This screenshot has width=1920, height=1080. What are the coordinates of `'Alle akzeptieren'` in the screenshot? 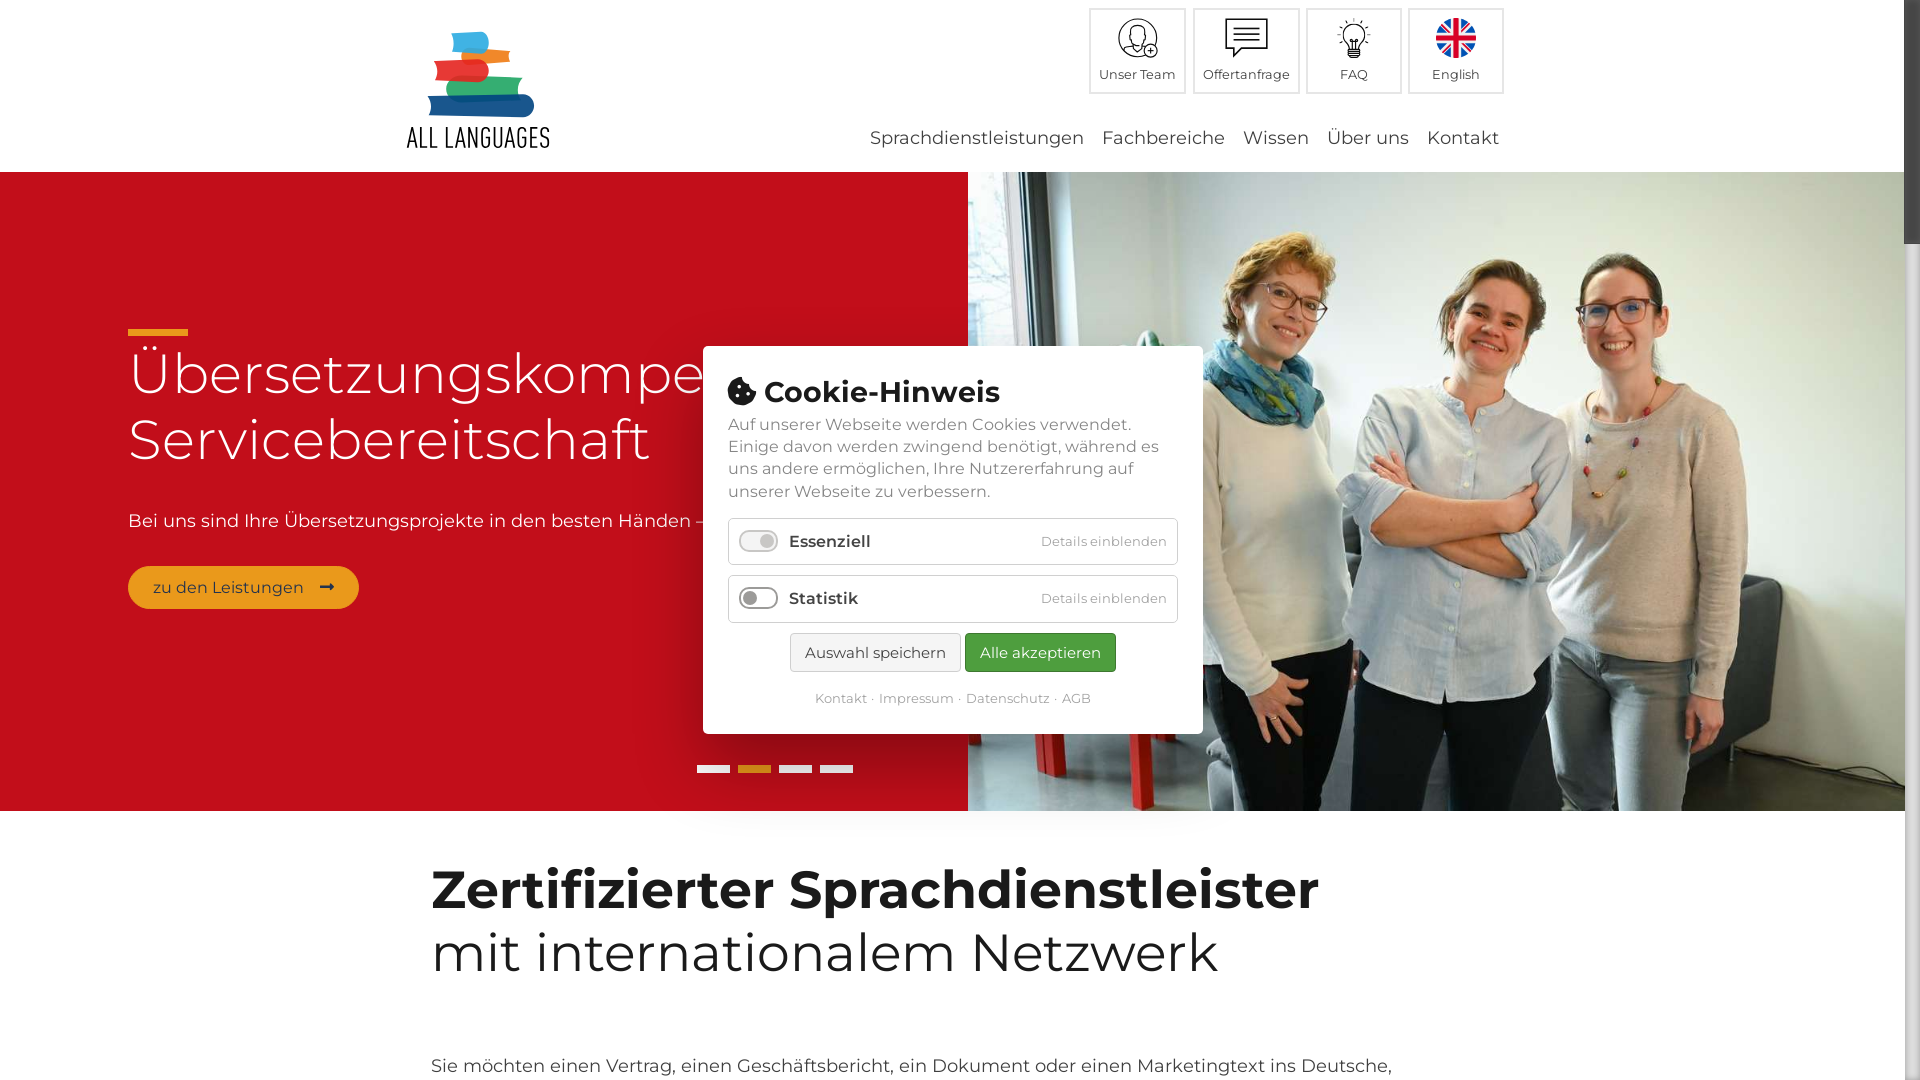 It's located at (1039, 652).